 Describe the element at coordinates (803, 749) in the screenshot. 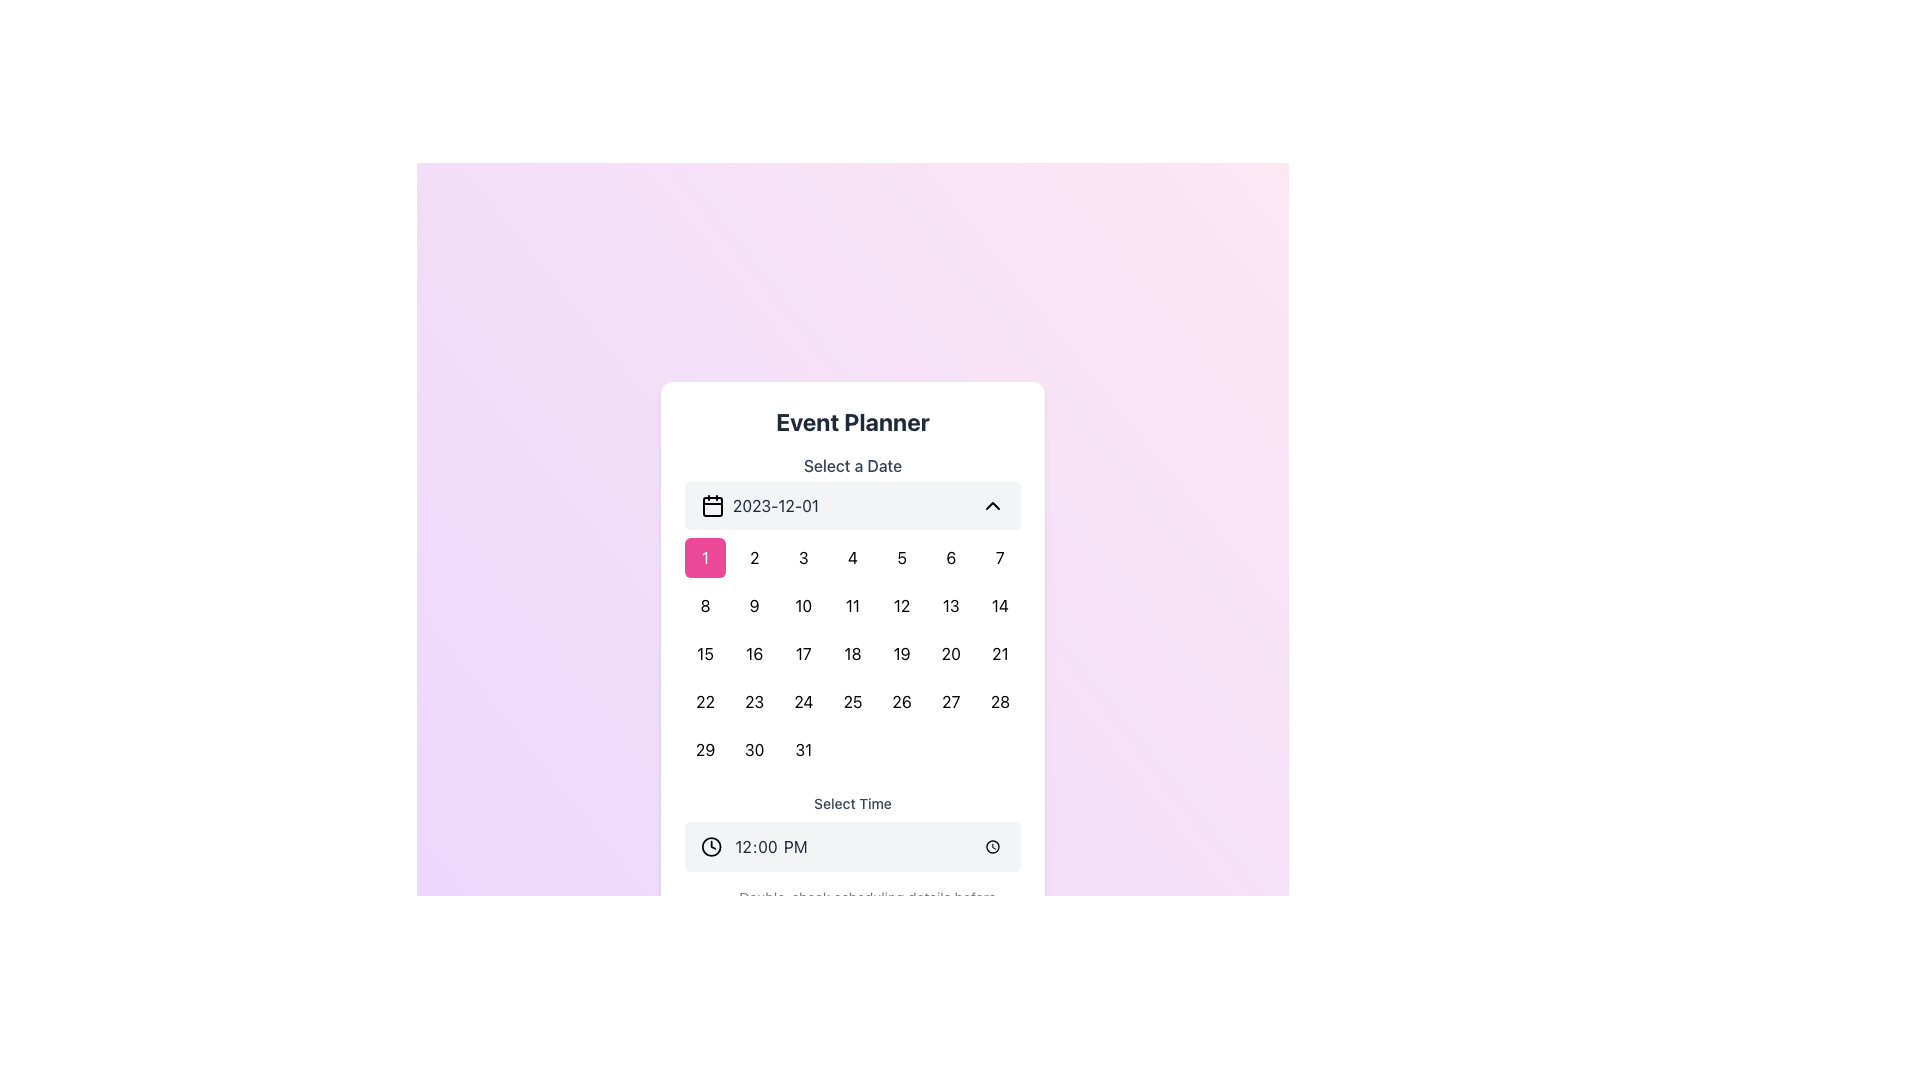

I see `the button used` at that location.